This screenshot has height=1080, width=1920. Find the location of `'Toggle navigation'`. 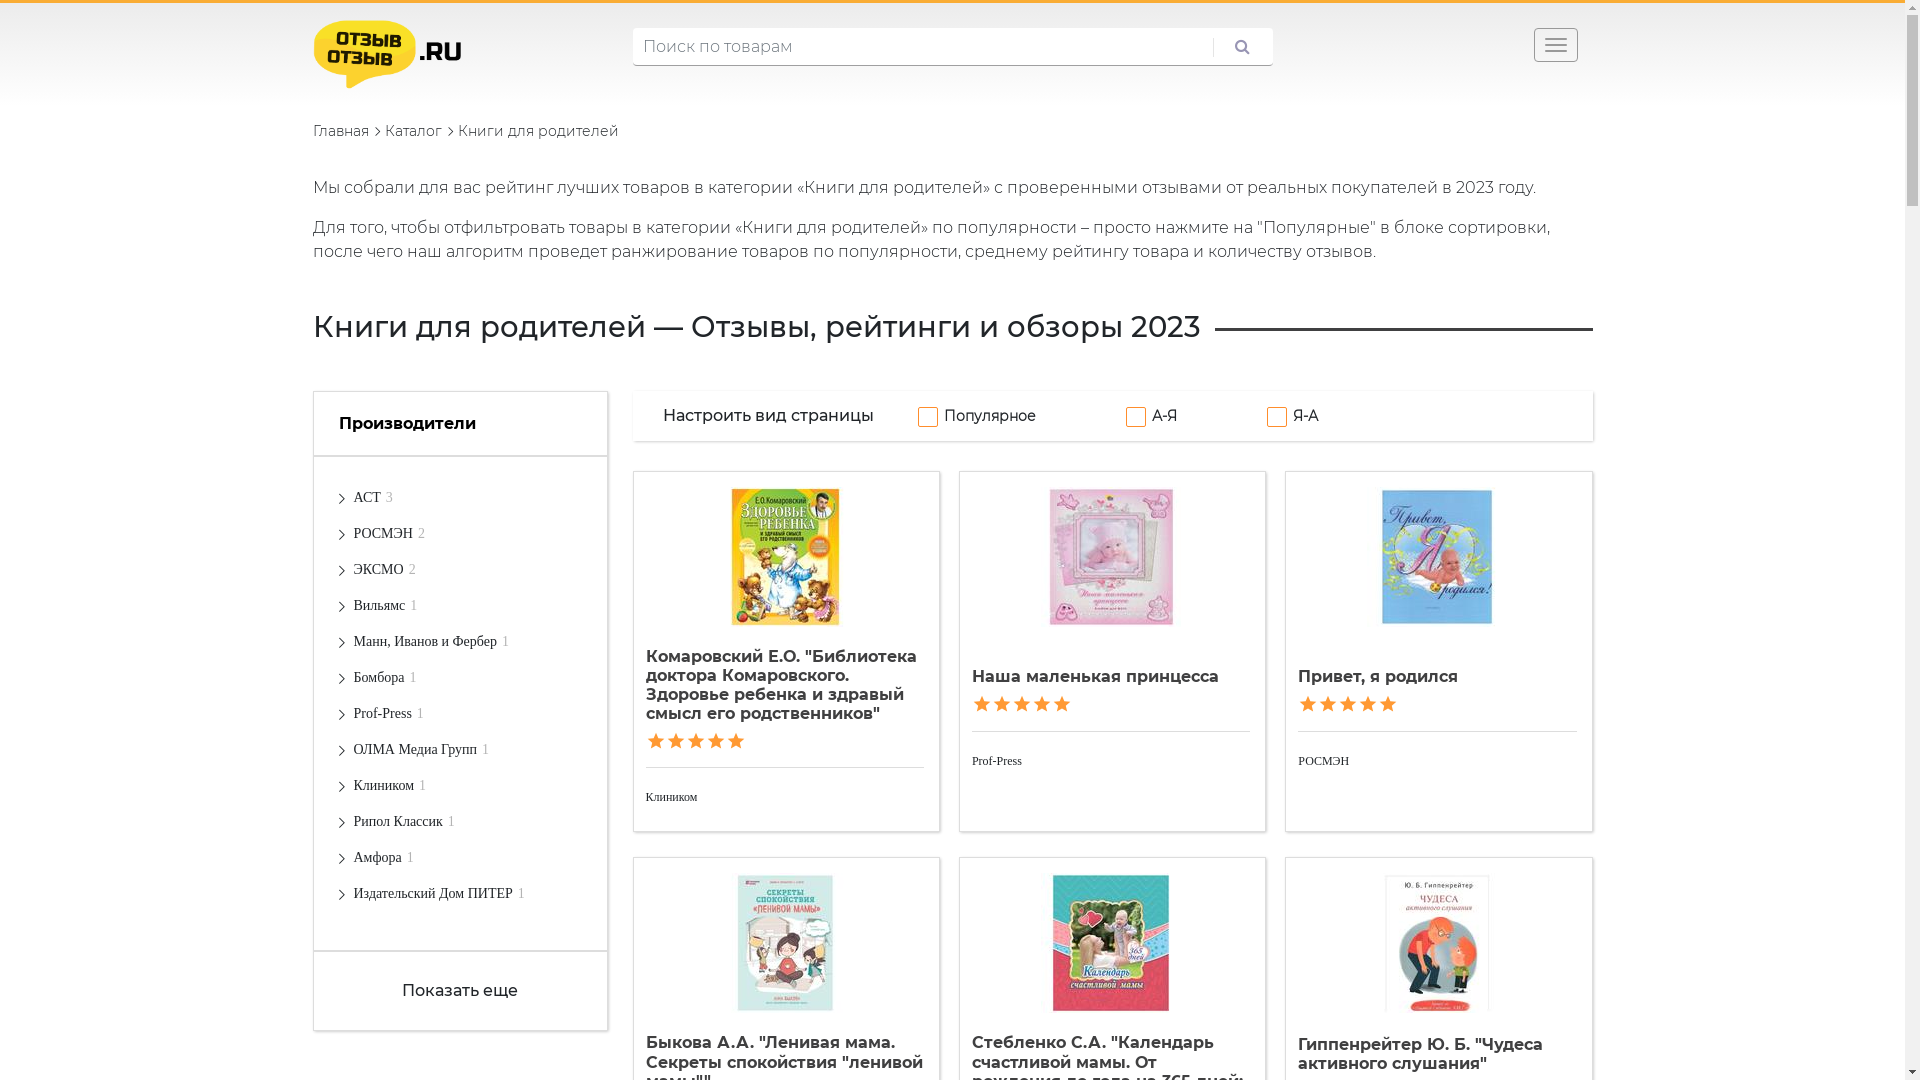

'Toggle navigation' is located at coordinates (1554, 45).